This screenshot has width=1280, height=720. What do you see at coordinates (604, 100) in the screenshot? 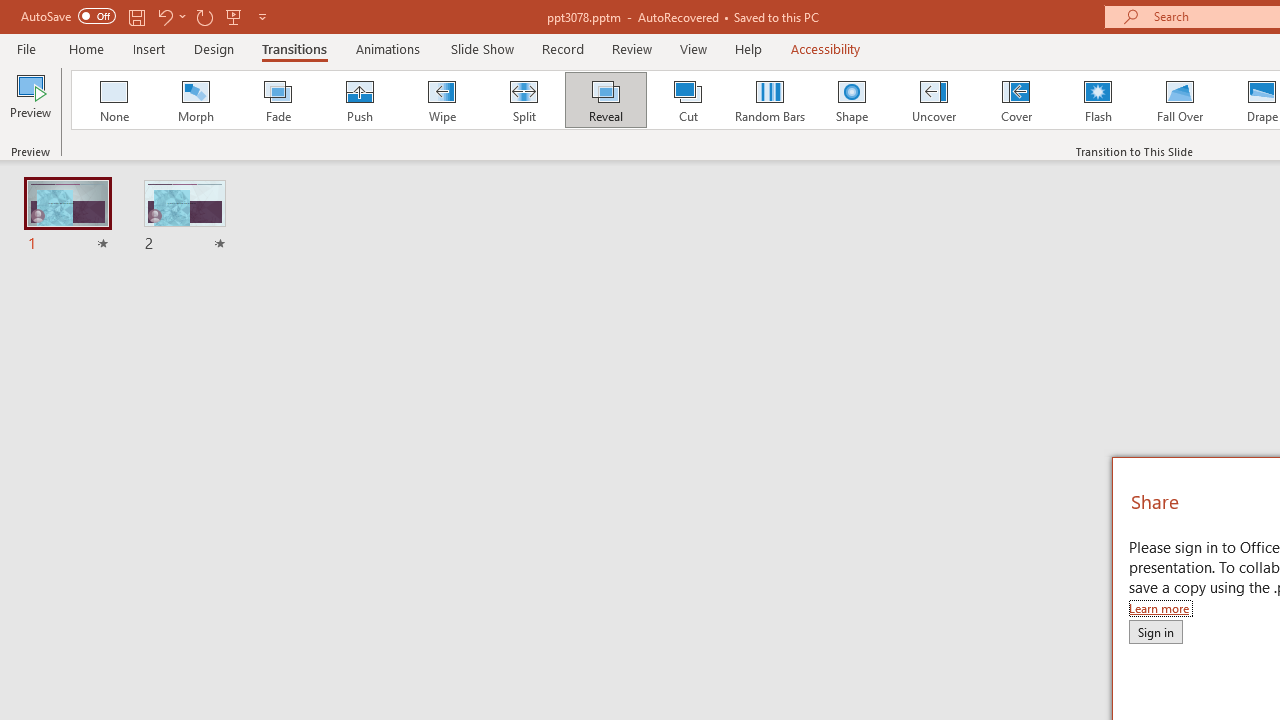
I see `'Reveal'` at bounding box center [604, 100].